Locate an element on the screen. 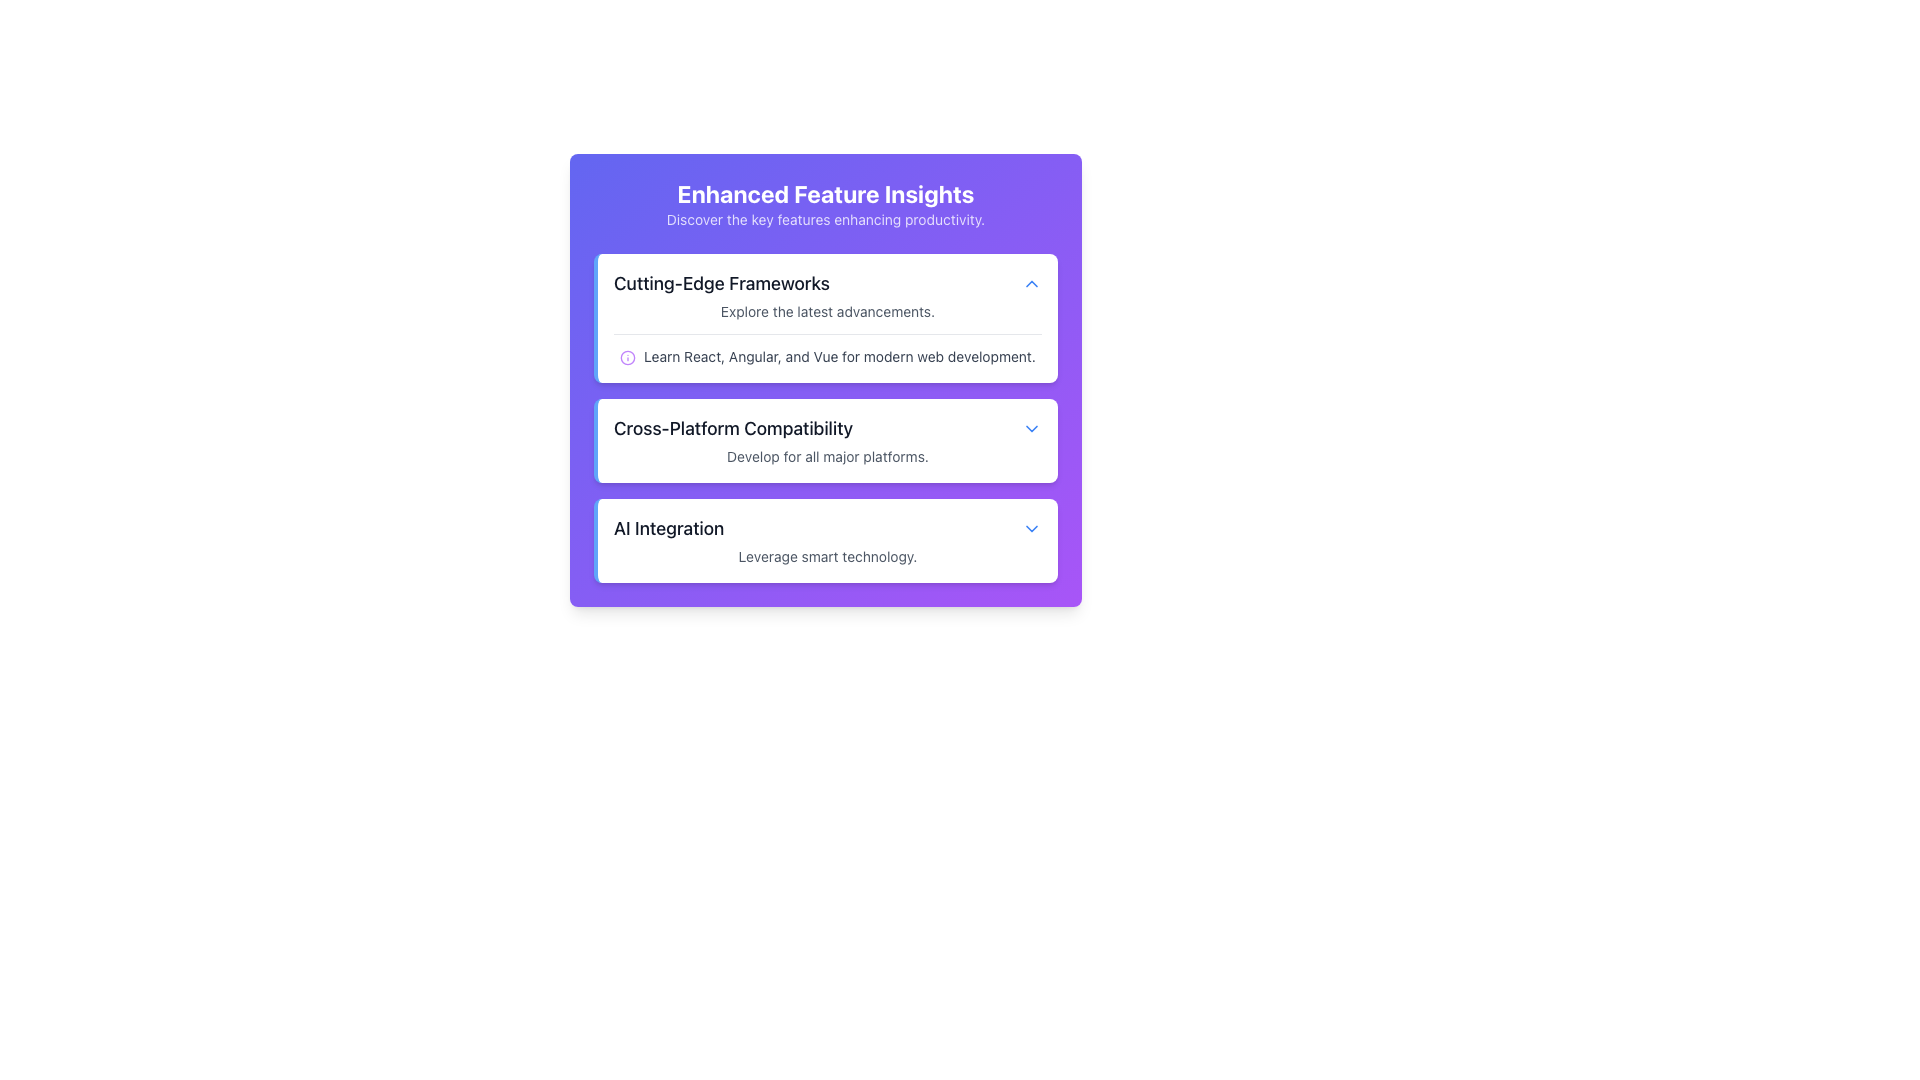 The height and width of the screenshot is (1080, 1920). the blue chevron-up icon aligned with the text 'Cutting-Edge Frameworks' is located at coordinates (1032, 284).